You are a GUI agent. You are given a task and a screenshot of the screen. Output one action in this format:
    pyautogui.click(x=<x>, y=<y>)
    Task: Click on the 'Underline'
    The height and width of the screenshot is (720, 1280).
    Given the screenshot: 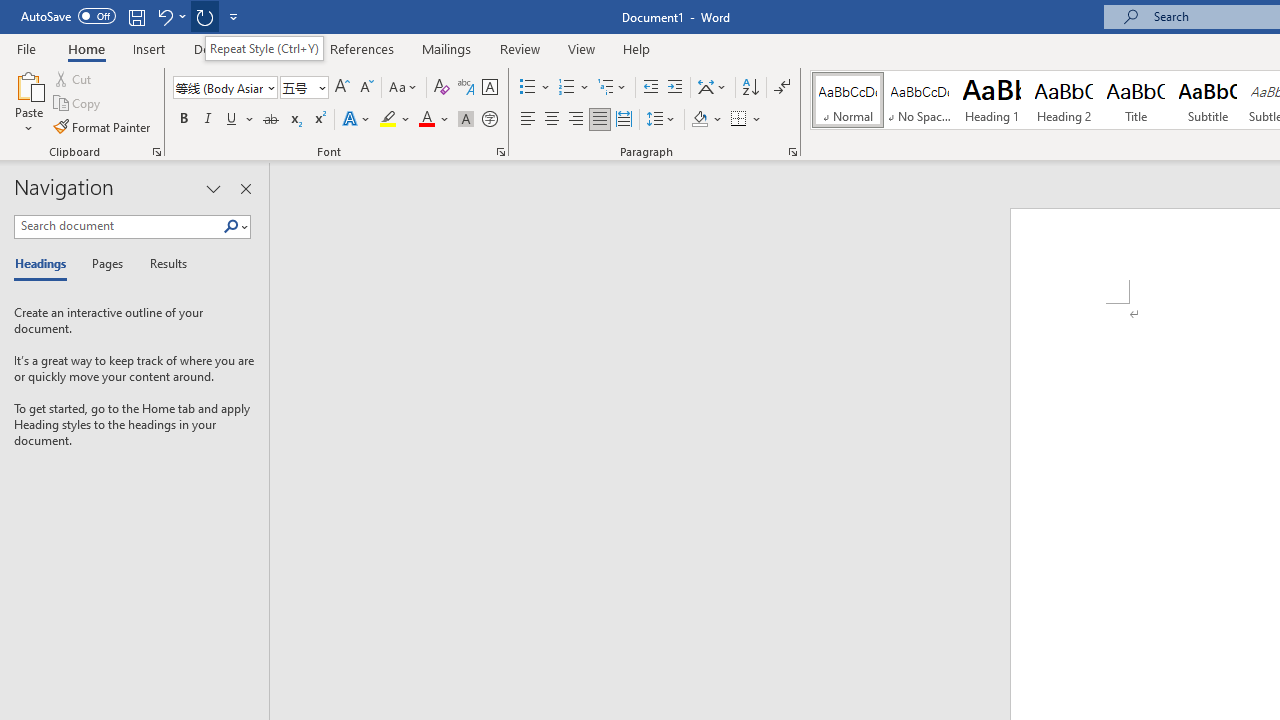 What is the action you would take?
    pyautogui.click(x=232, y=119)
    